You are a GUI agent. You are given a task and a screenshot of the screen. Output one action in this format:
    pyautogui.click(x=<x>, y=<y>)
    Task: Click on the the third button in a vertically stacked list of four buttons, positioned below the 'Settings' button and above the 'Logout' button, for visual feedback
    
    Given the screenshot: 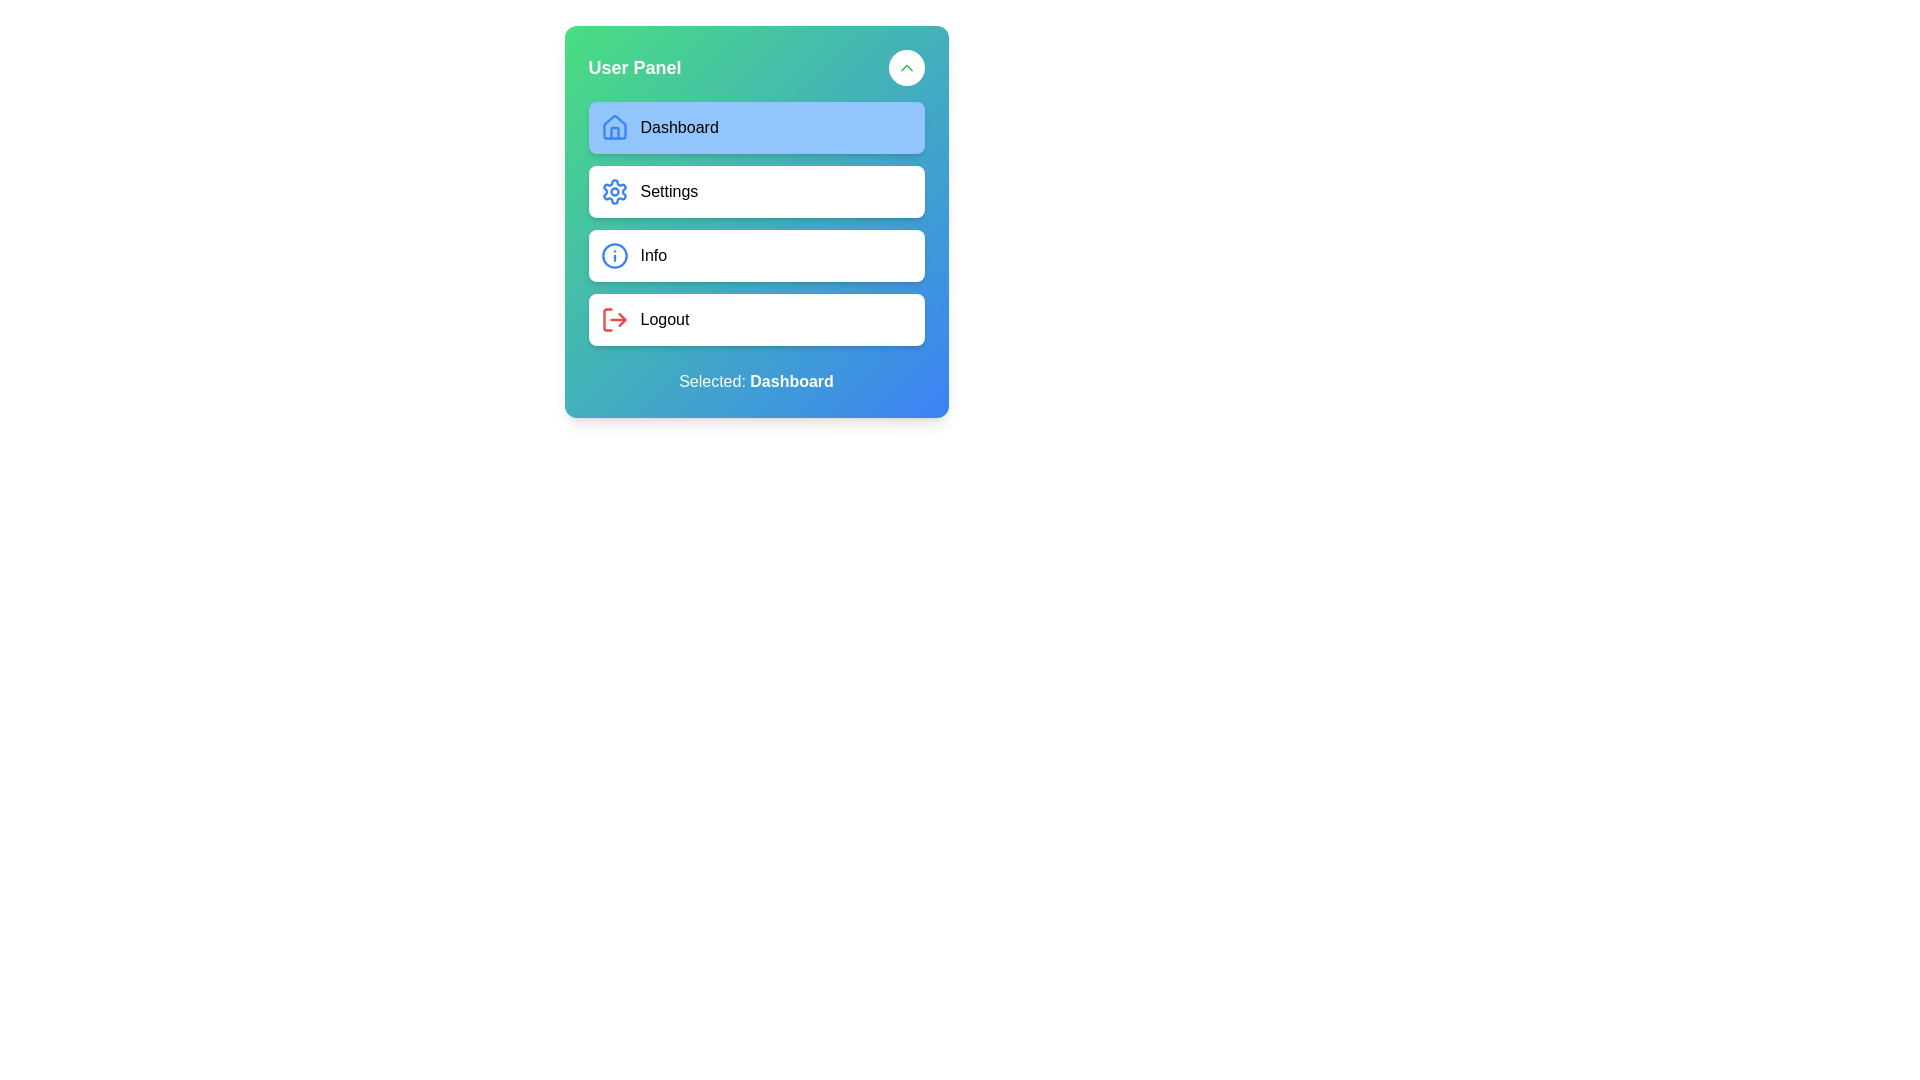 What is the action you would take?
    pyautogui.click(x=755, y=254)
    